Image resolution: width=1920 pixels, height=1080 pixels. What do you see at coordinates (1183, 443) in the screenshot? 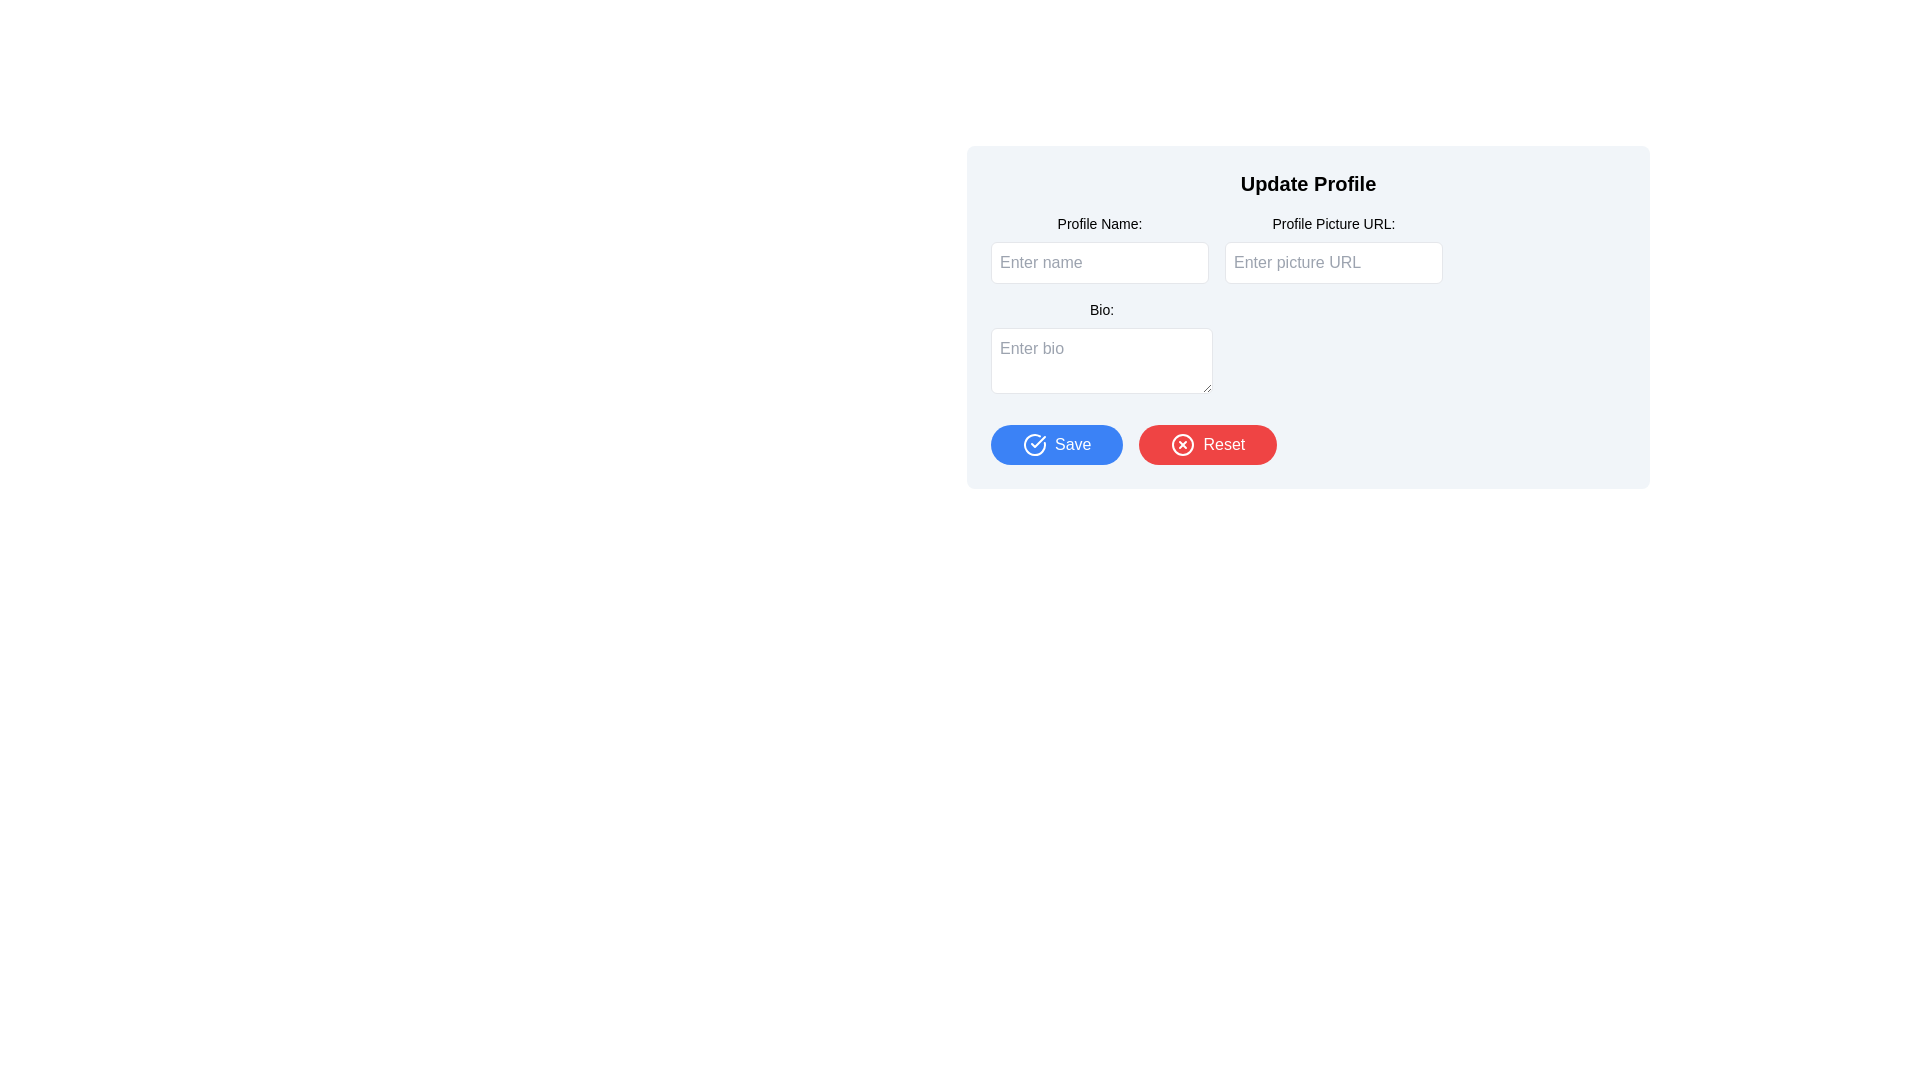
I see `the reset action icon located near the top-right corner of the 'Reset' button, preceding the text label` at bounding box center [1183, 443].